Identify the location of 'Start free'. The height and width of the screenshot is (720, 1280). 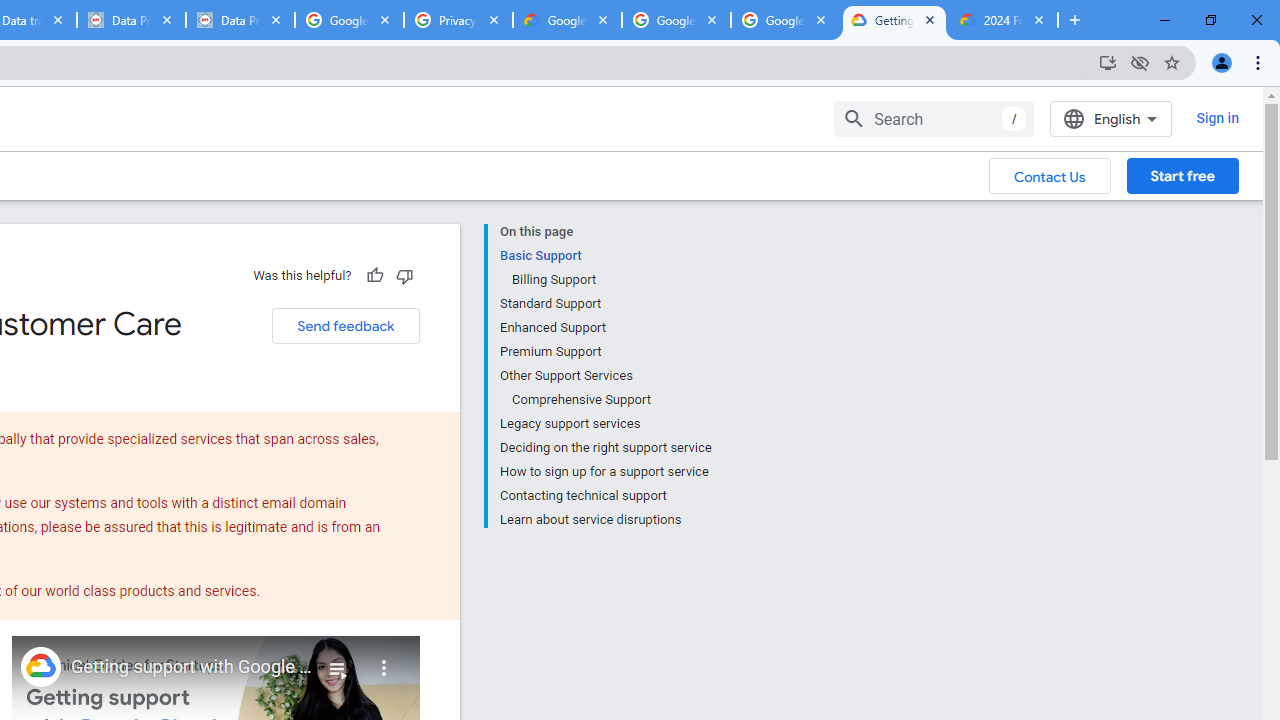
(1182, 174).